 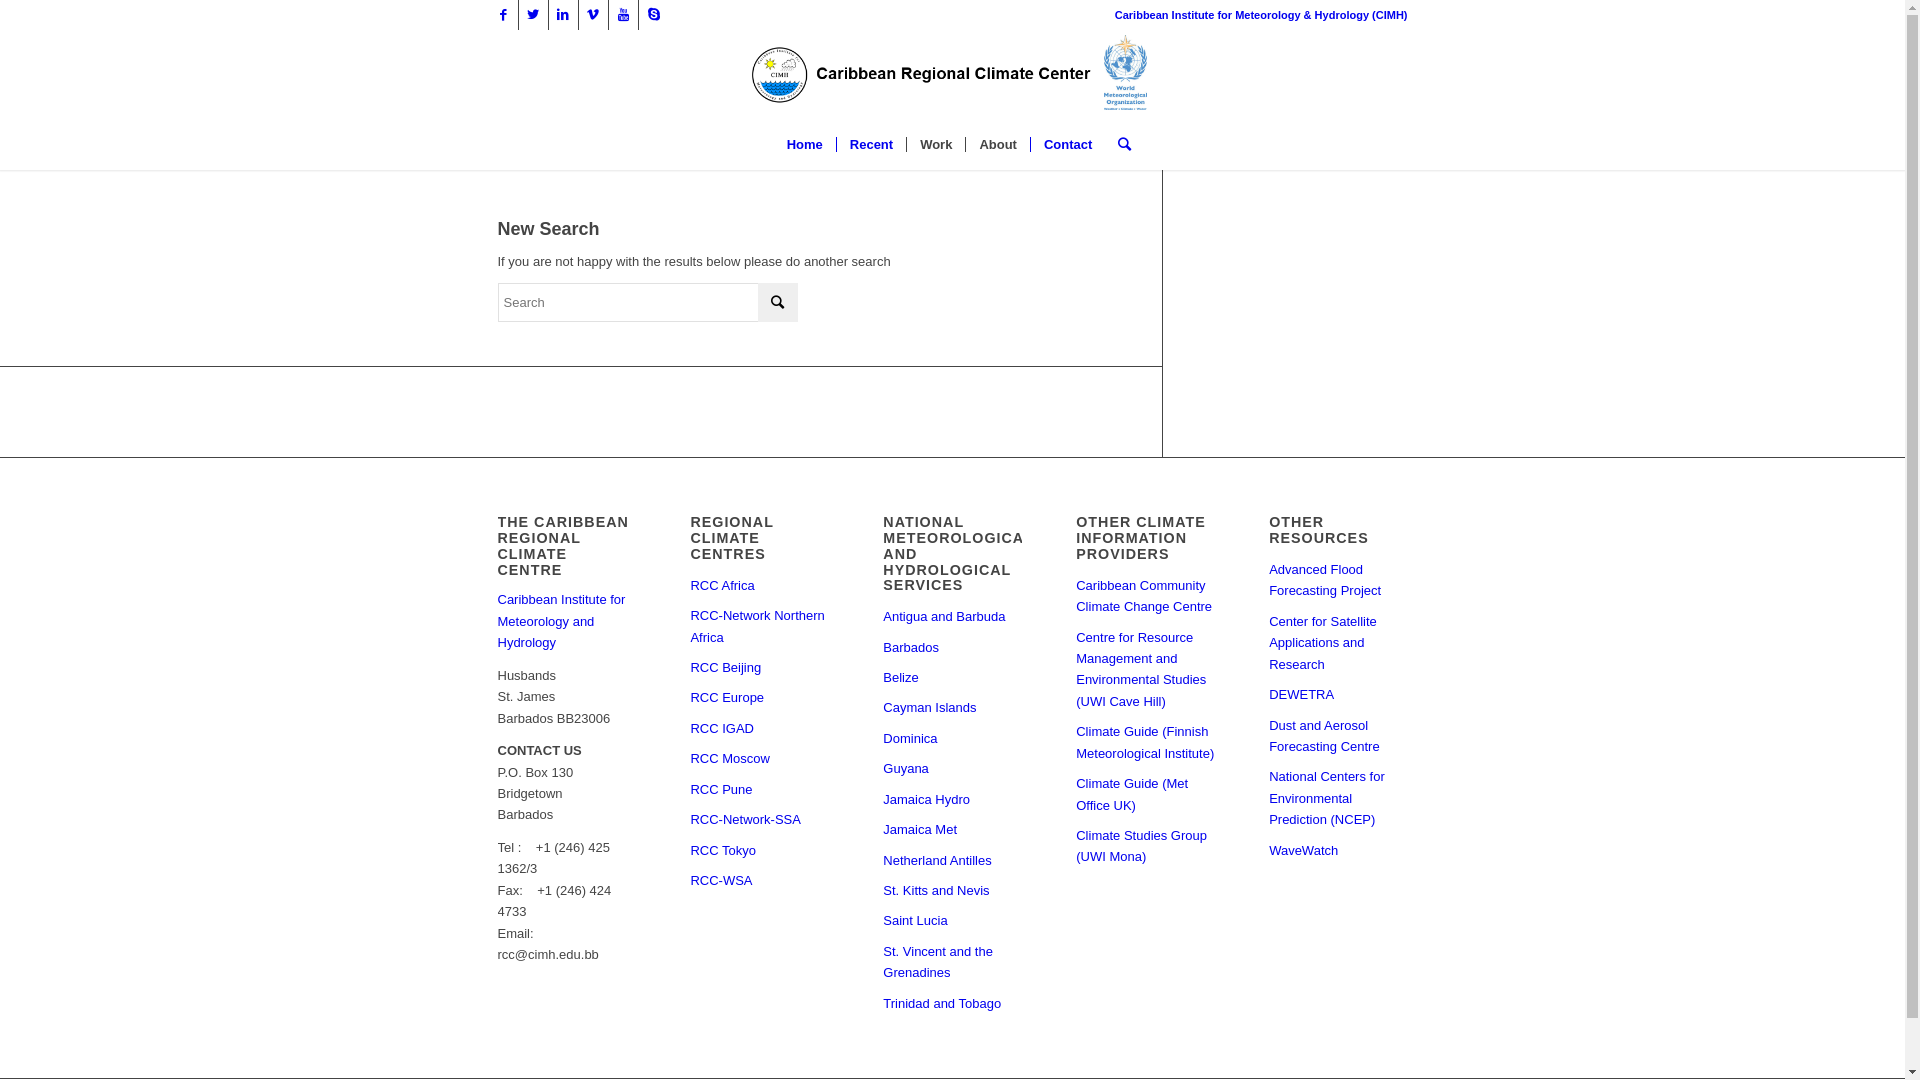 What do you see at coordinates (502, 15) in the screenshot?
I see `'Facebook'` at bounding box center [502, 15].